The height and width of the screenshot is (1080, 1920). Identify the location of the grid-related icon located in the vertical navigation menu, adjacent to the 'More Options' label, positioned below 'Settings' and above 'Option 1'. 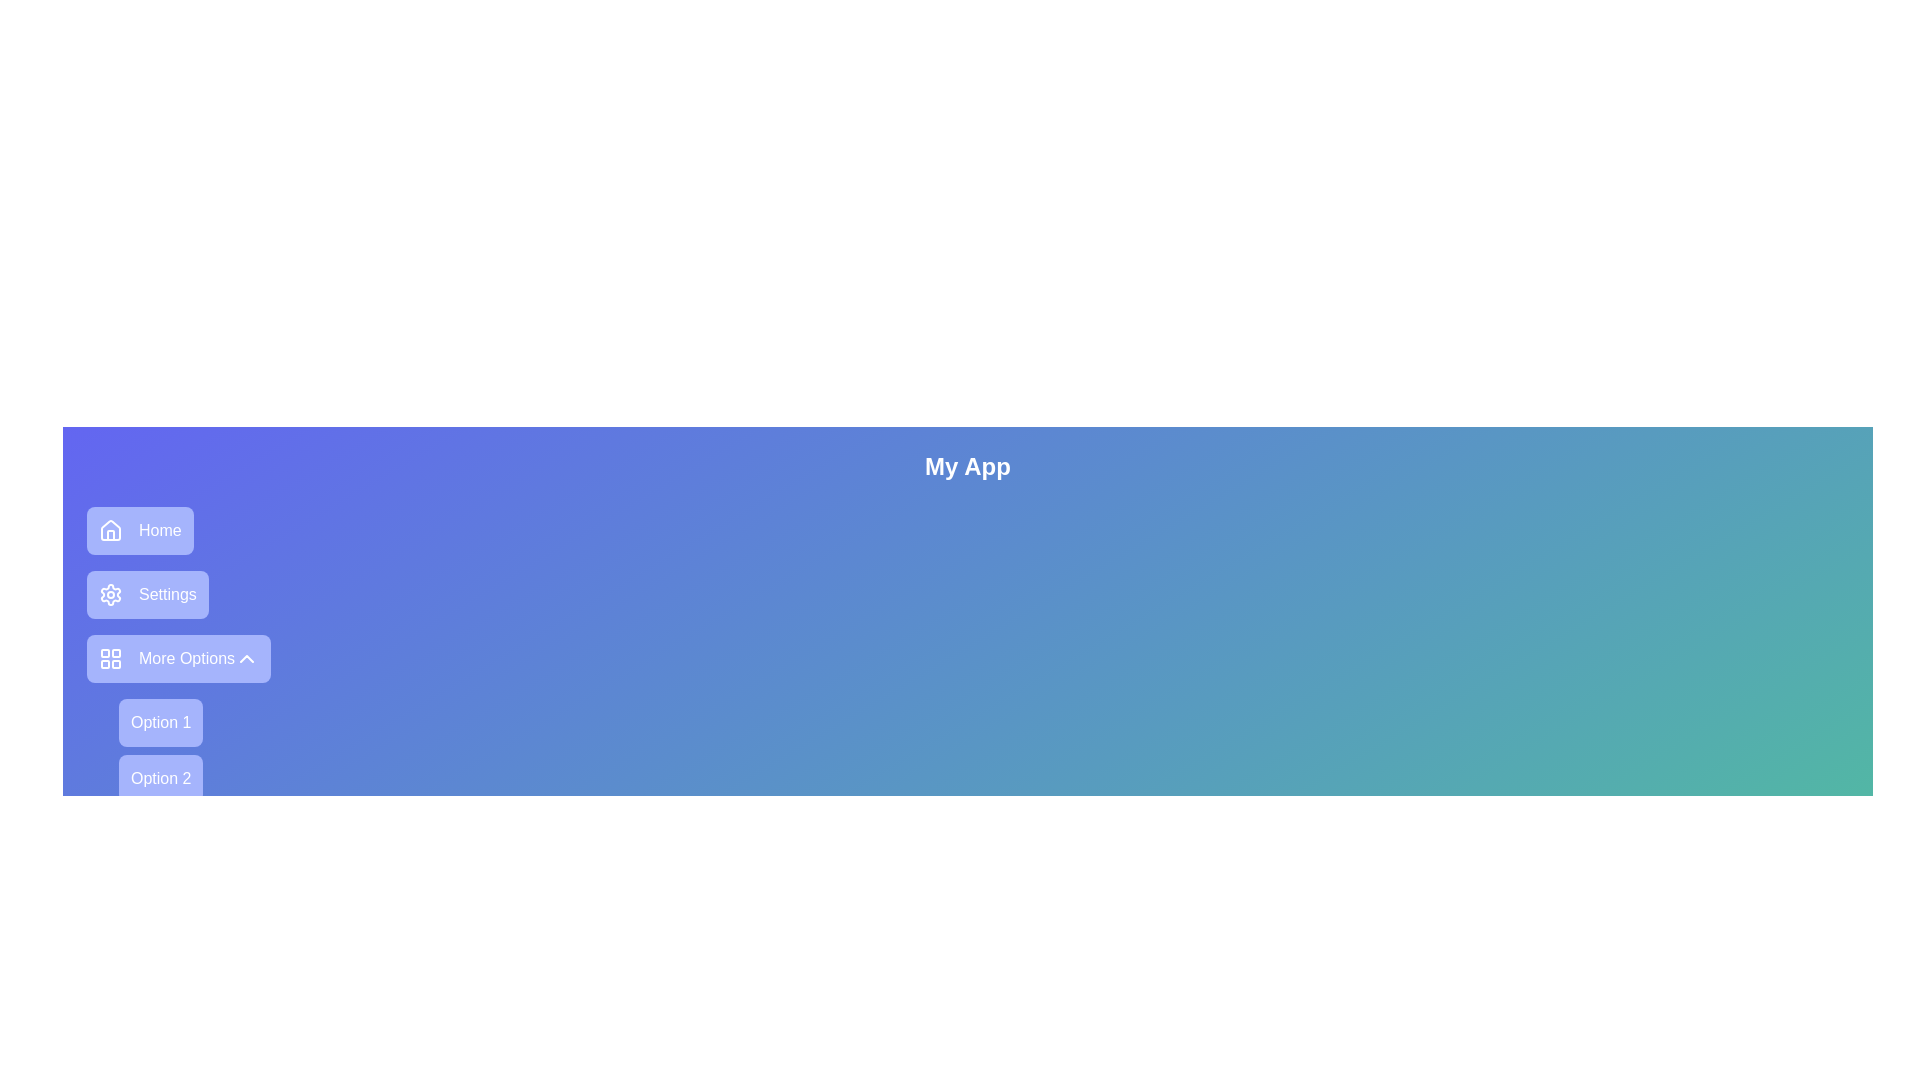
(109, 659).